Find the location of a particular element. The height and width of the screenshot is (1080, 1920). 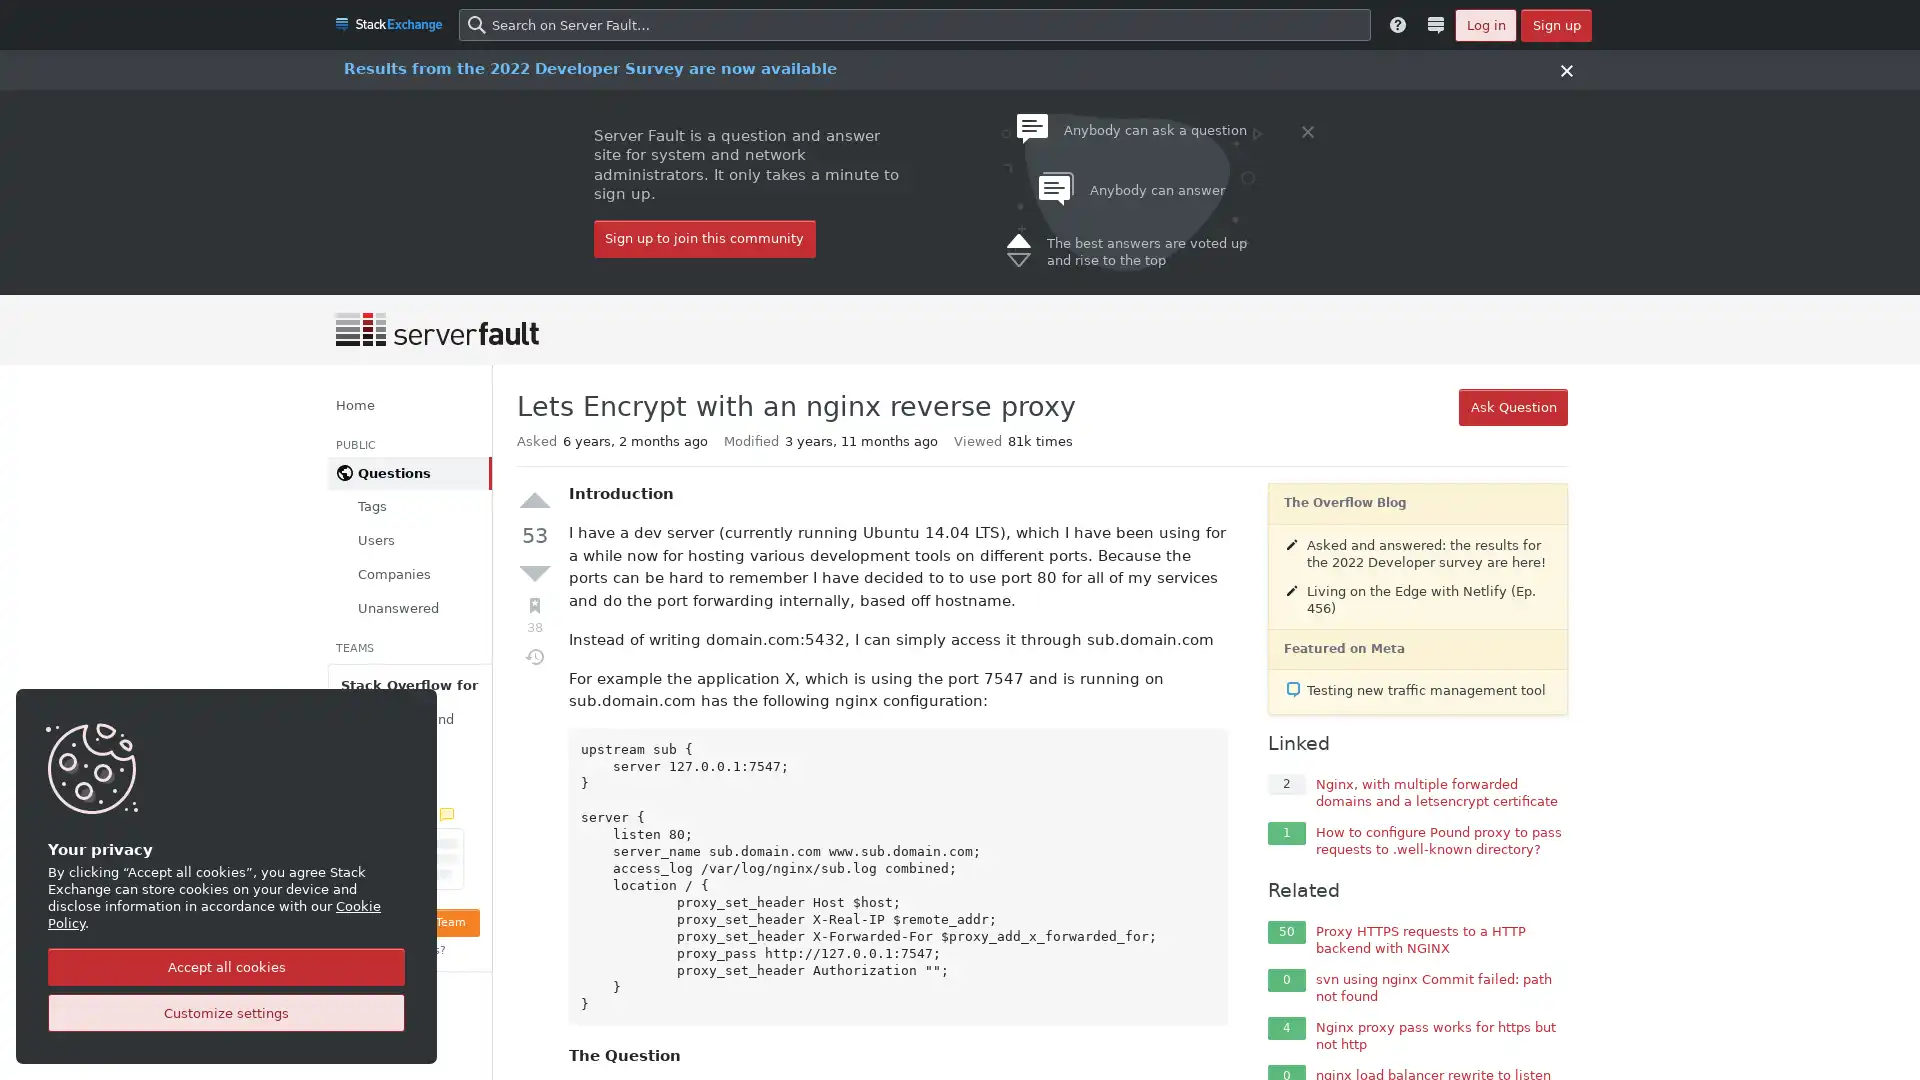

Bookmark (38) is located at coordinates (534, 614).